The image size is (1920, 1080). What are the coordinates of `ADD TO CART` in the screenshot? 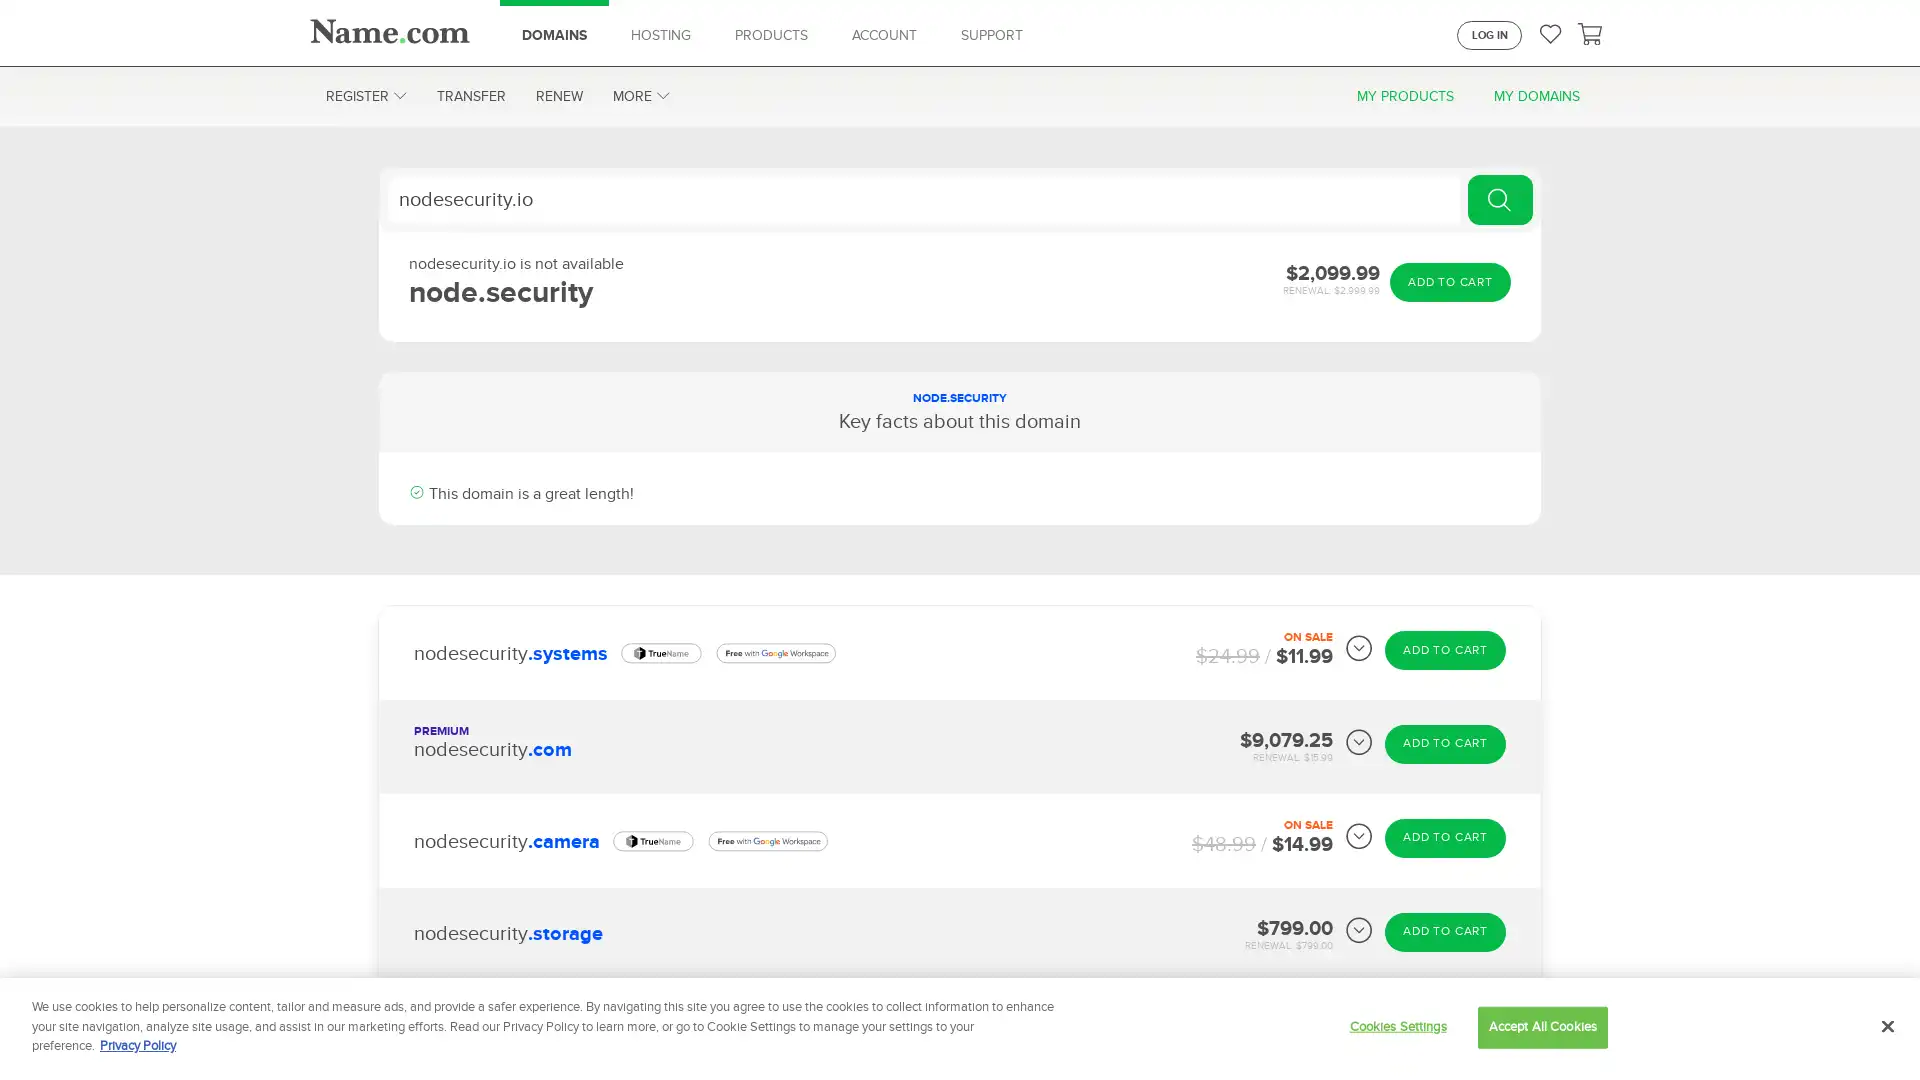 It's located at (1445, 650).